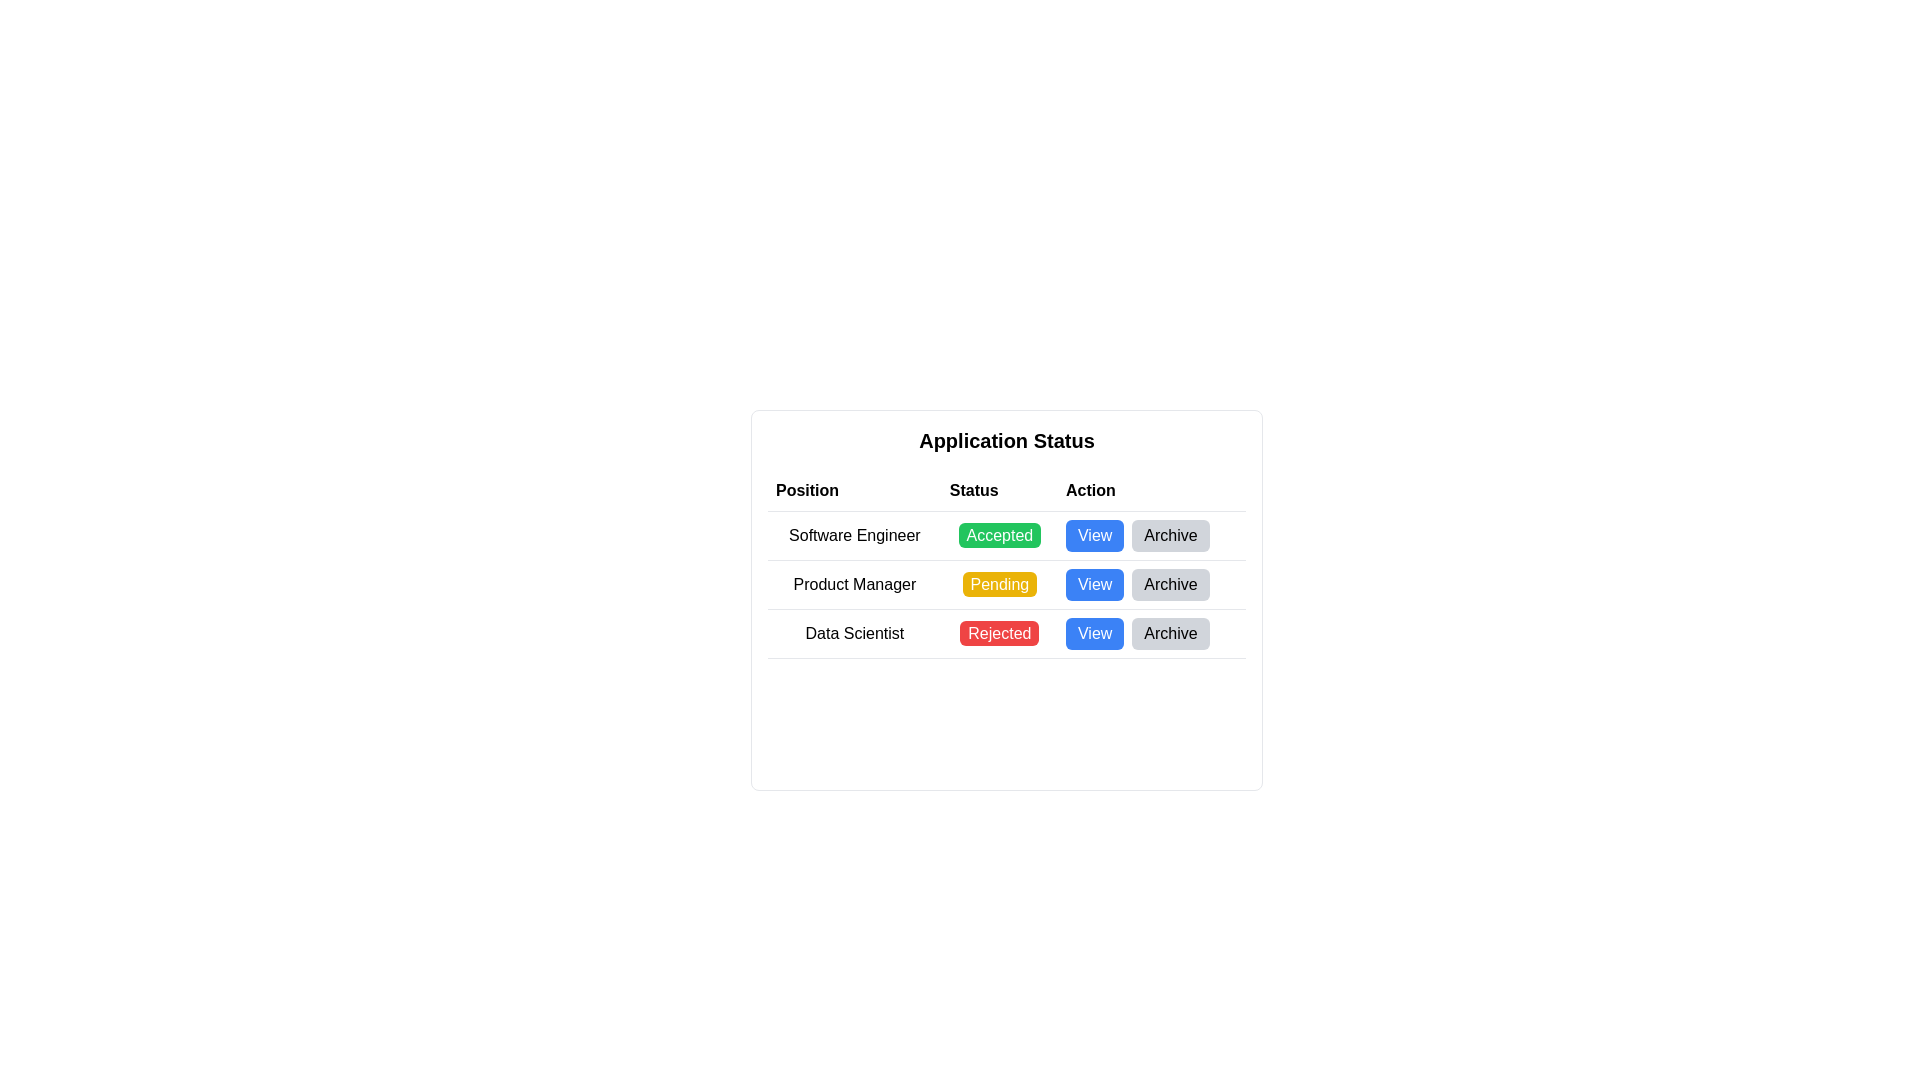 This screenshot has height=1080, width=1920. What do you see at coordinates (1171, 633) in the screenshot?
I see `the 'Archive' button, which is the second button in the 'Action' column for the 'Data Scientist' position in the application status table` at bounding box center [1171, 633].